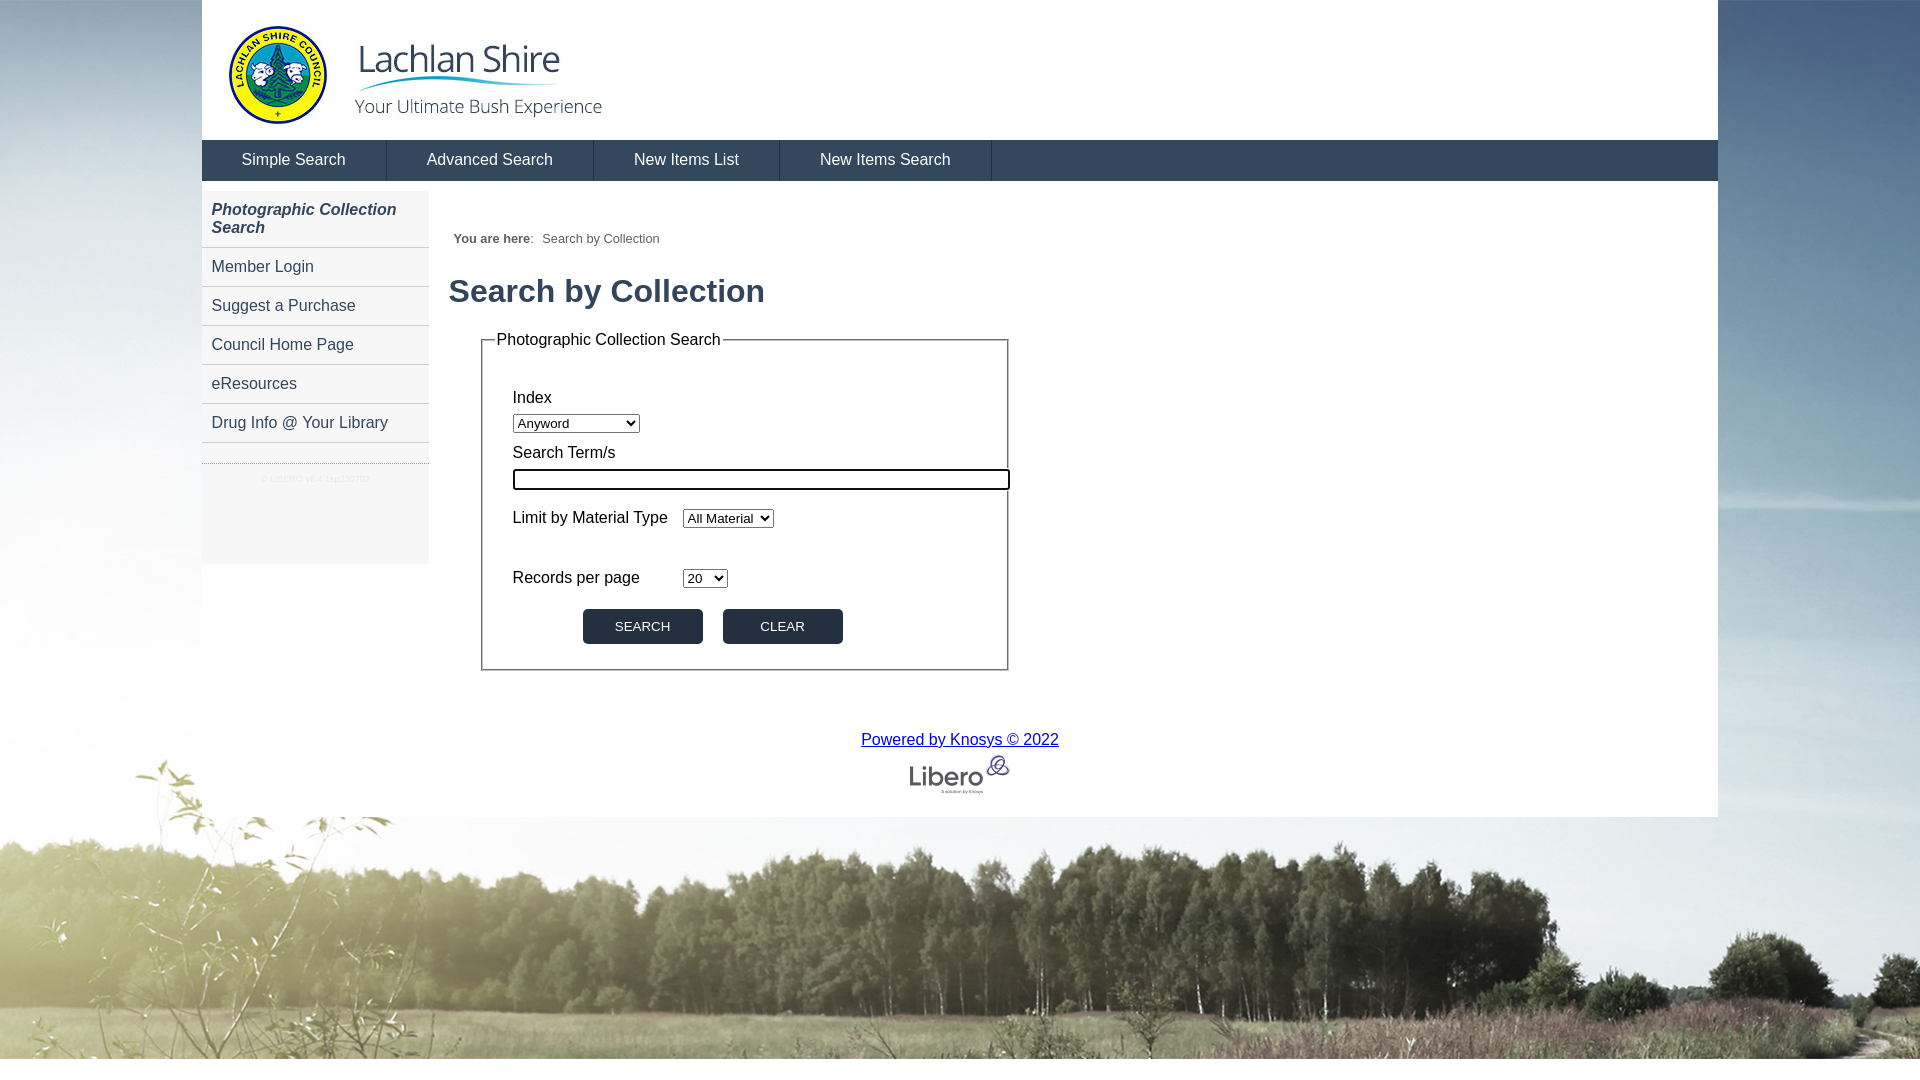  Describe the element at coordinates (314, 219) in the screenshot. I see `'Photographic Collection Search'` at that location.